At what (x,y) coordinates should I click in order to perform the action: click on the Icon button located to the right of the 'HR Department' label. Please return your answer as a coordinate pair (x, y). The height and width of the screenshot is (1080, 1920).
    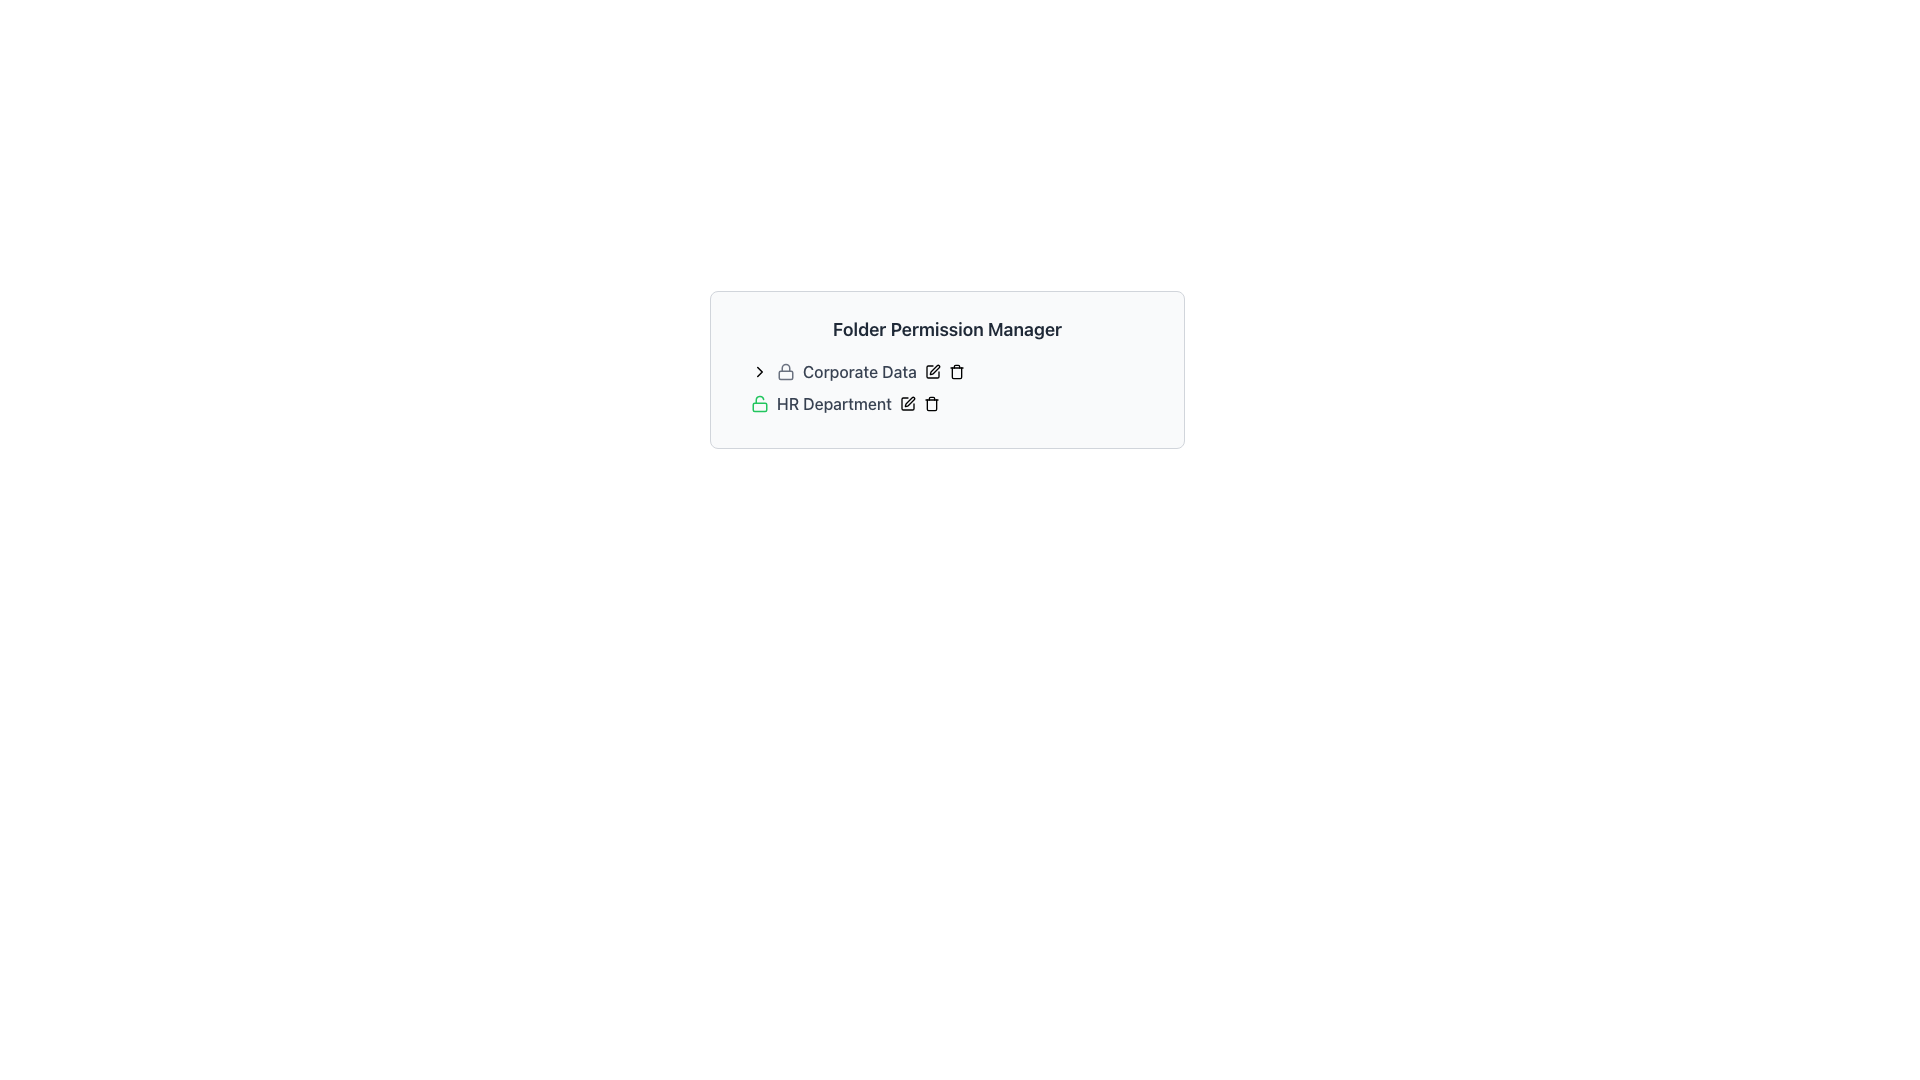
    Looking at the image, I should click on (906, 404).